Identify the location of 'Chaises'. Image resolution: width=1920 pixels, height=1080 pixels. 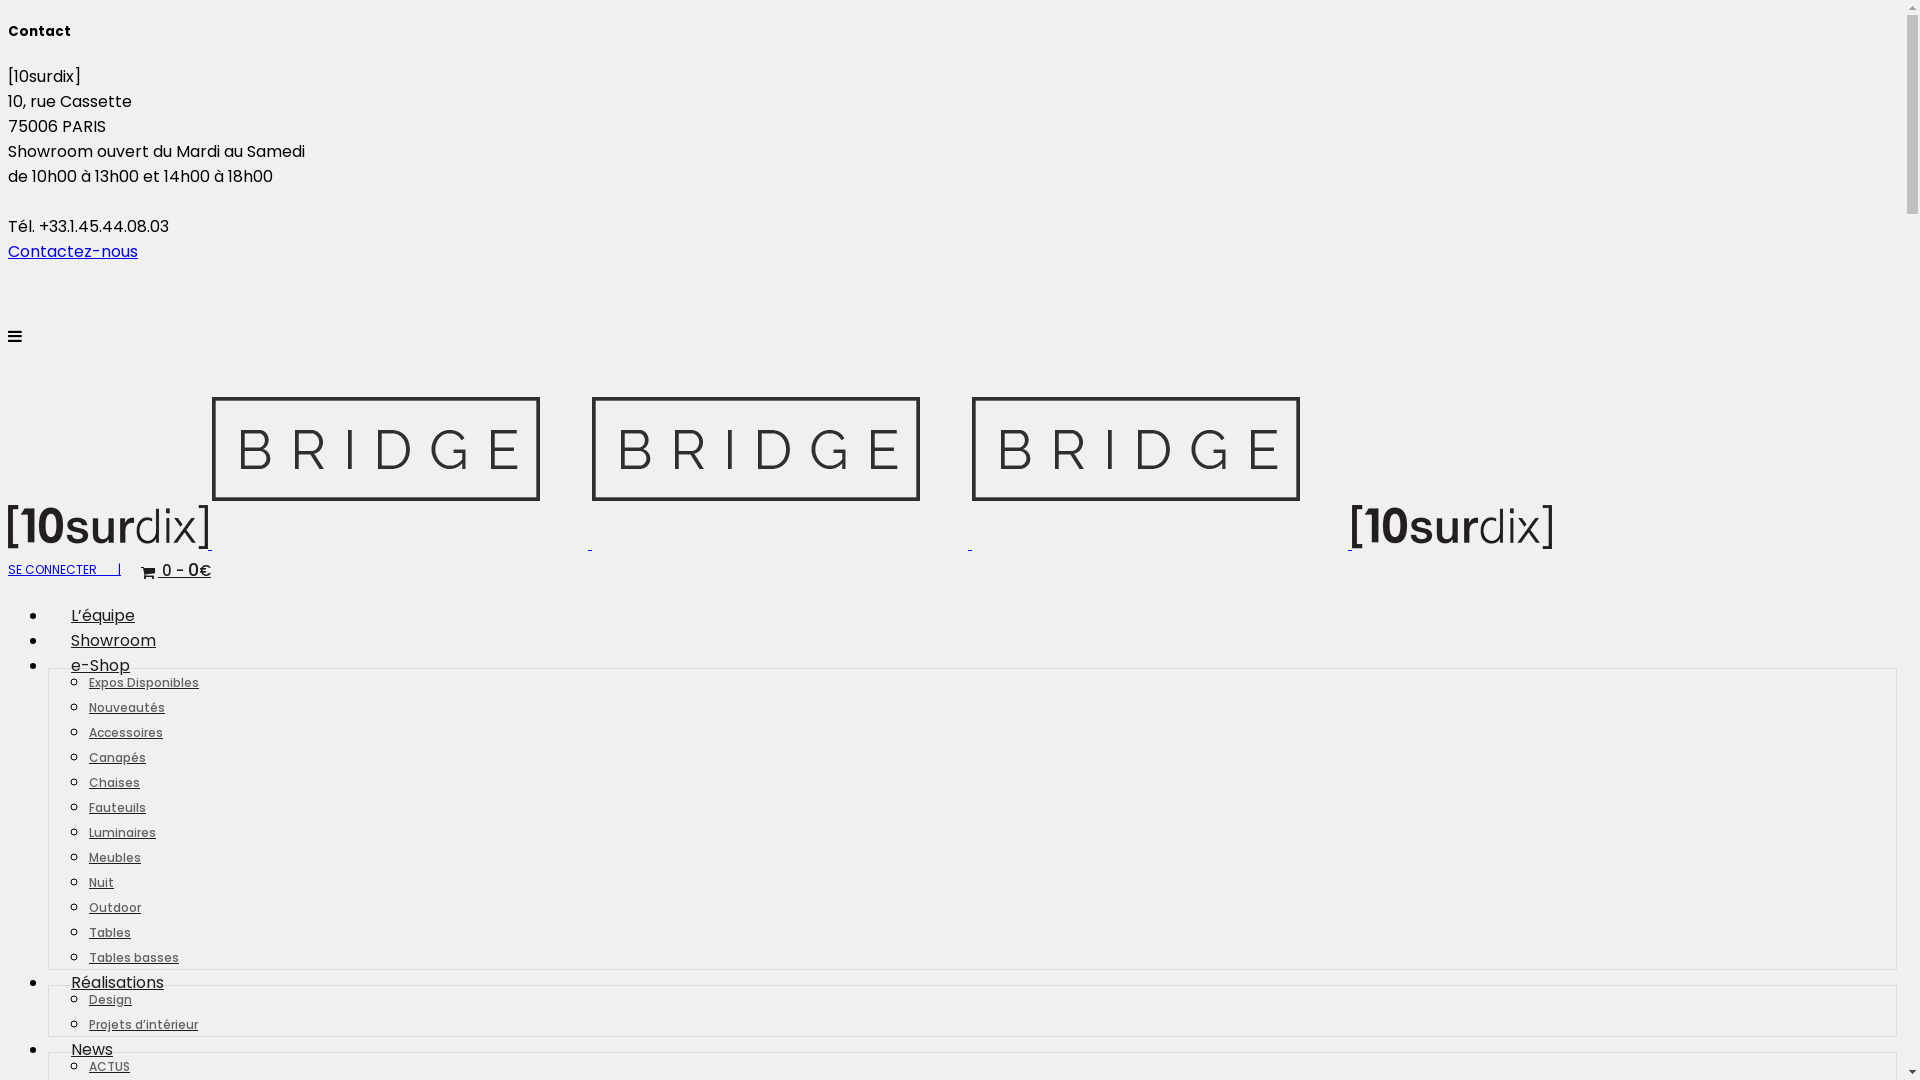
(113, 780).